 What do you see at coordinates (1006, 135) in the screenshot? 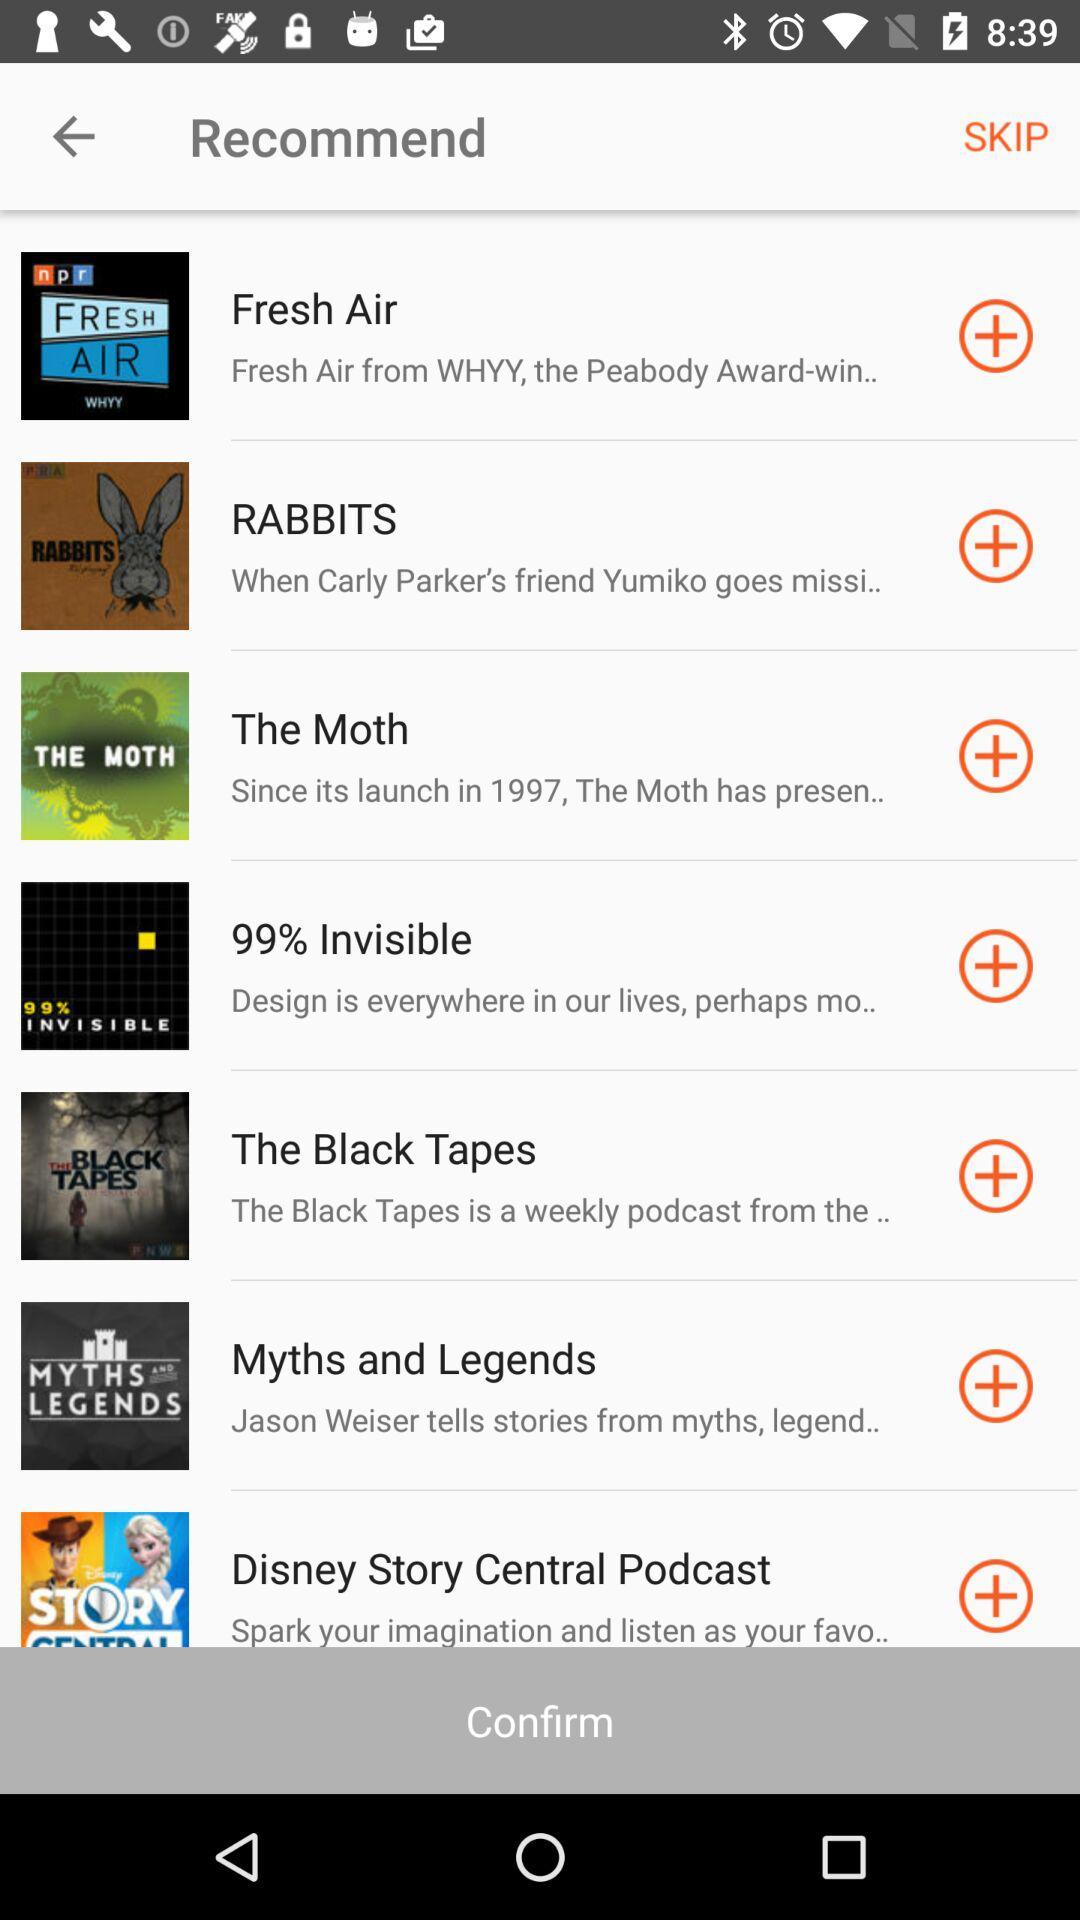
I see `the icon next to recommend icon` at bounding box center [1006, 135].